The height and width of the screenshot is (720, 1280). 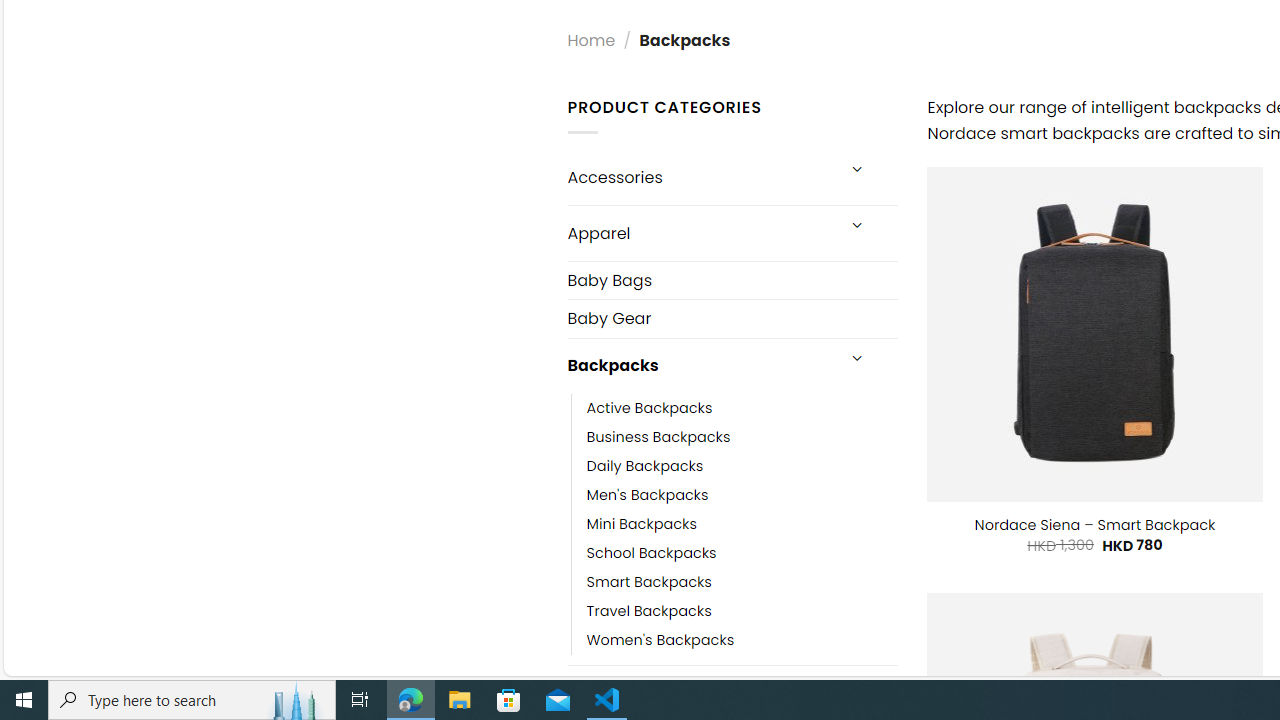 What do you see at coordinates (641, 523) in the screenshot?
I see `'Mini Backpacks'` at bounding box center [641, 523].